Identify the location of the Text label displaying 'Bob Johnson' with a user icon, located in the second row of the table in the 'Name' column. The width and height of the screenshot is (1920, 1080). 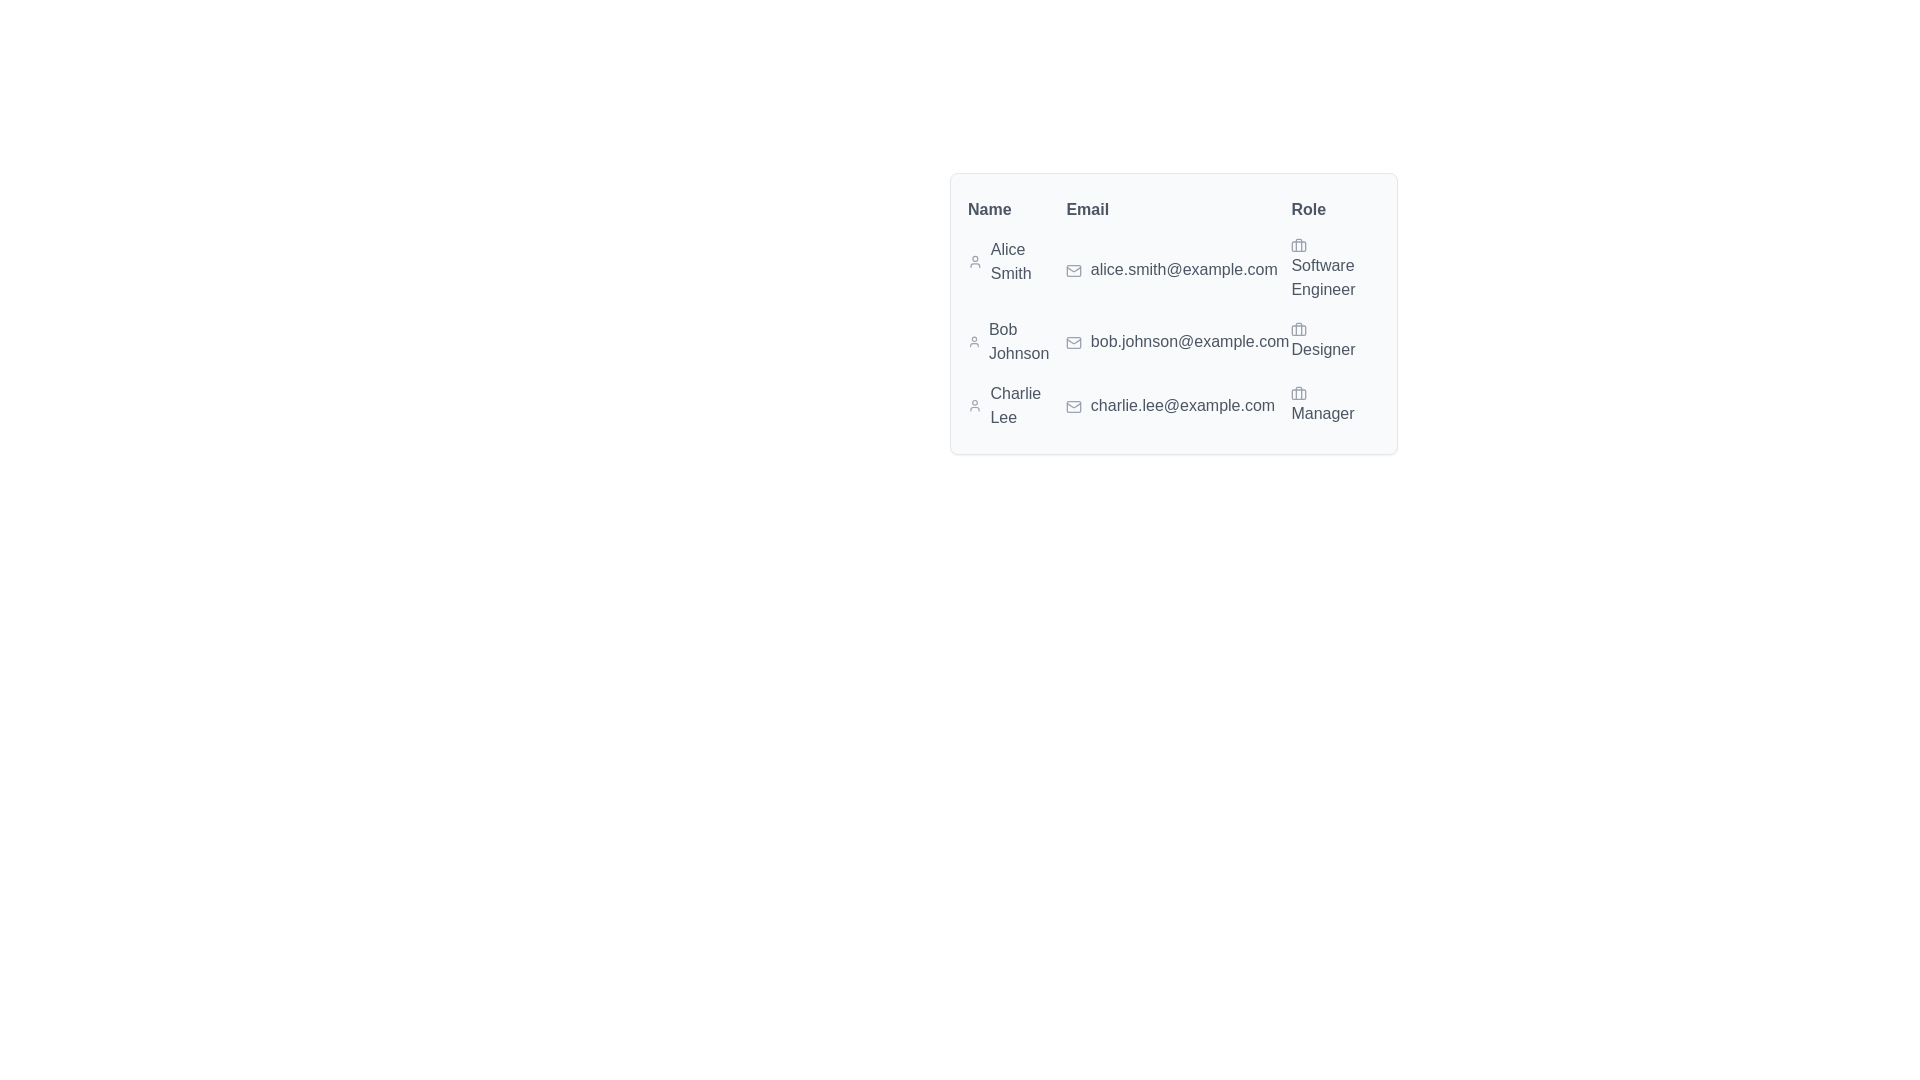
(1016, 341).